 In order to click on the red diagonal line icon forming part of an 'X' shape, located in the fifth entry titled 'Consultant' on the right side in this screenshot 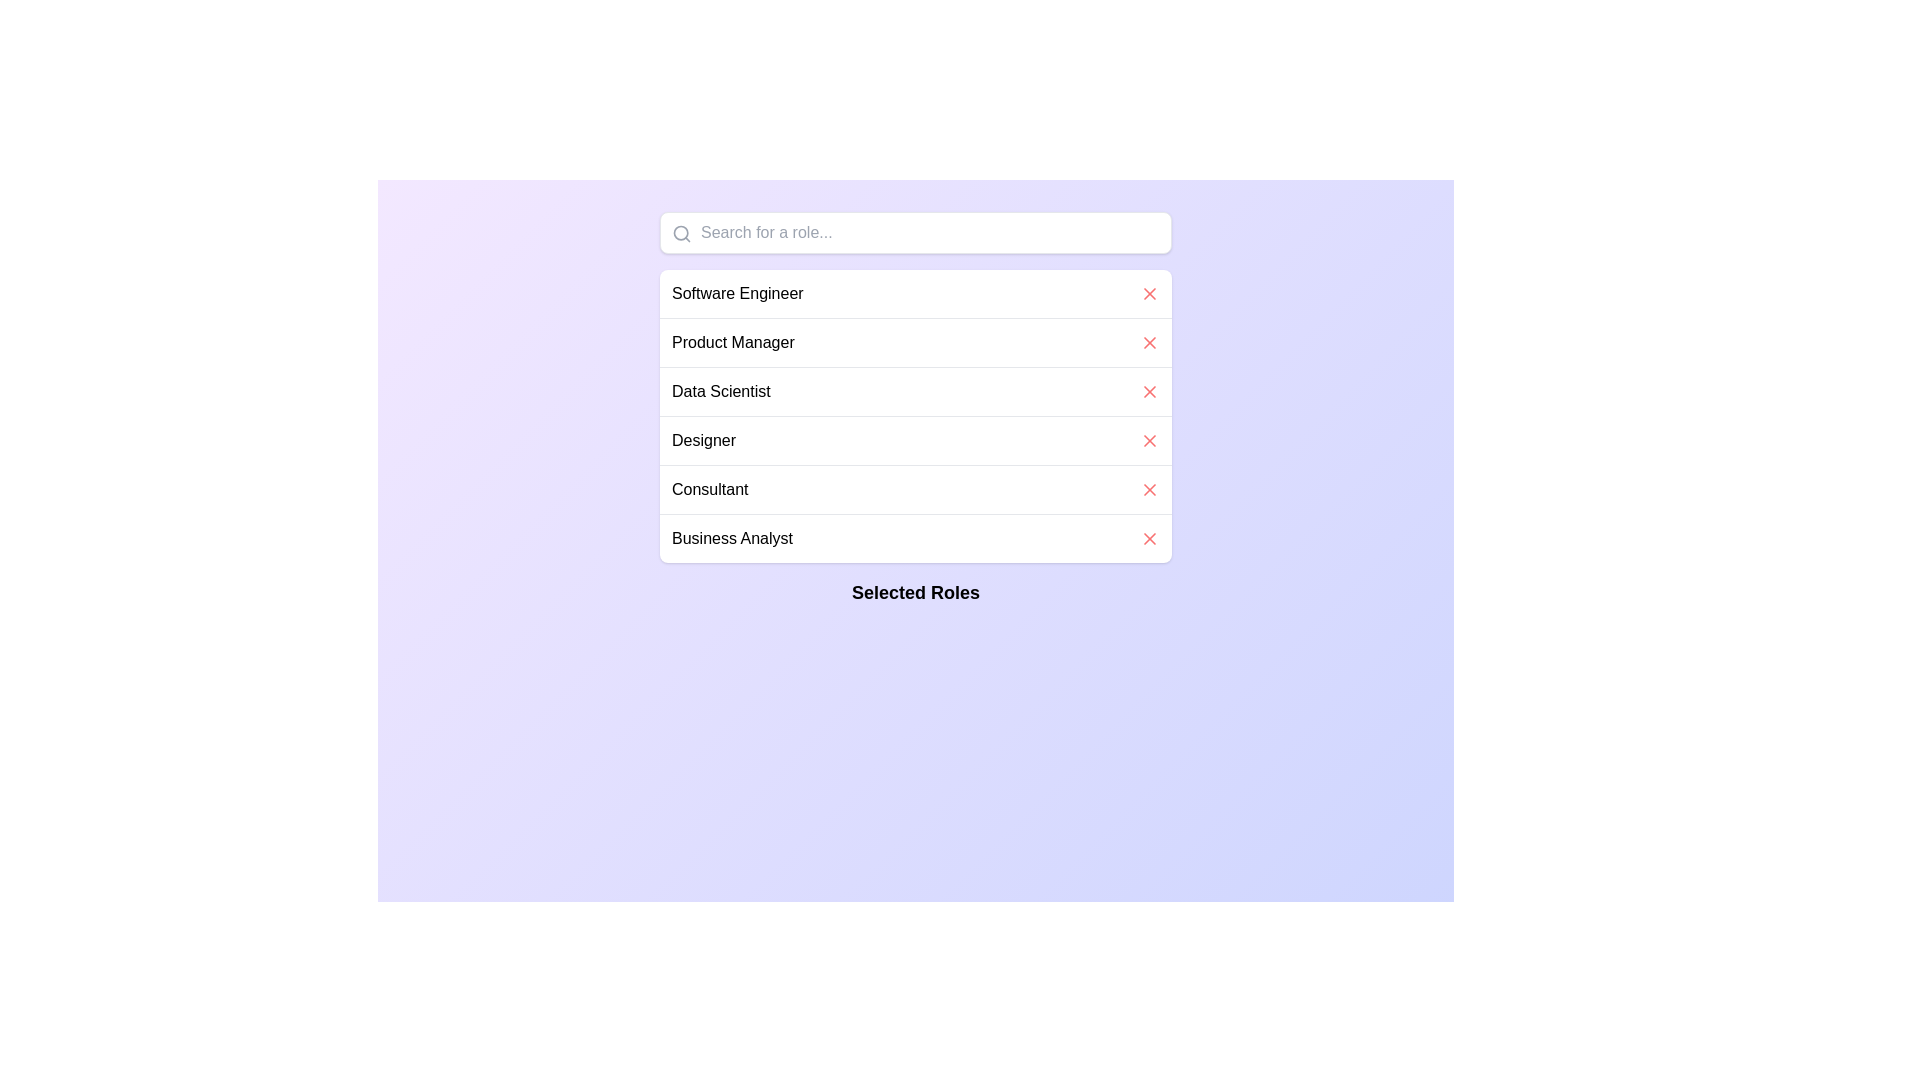, I will do `click(1150, 489)`.